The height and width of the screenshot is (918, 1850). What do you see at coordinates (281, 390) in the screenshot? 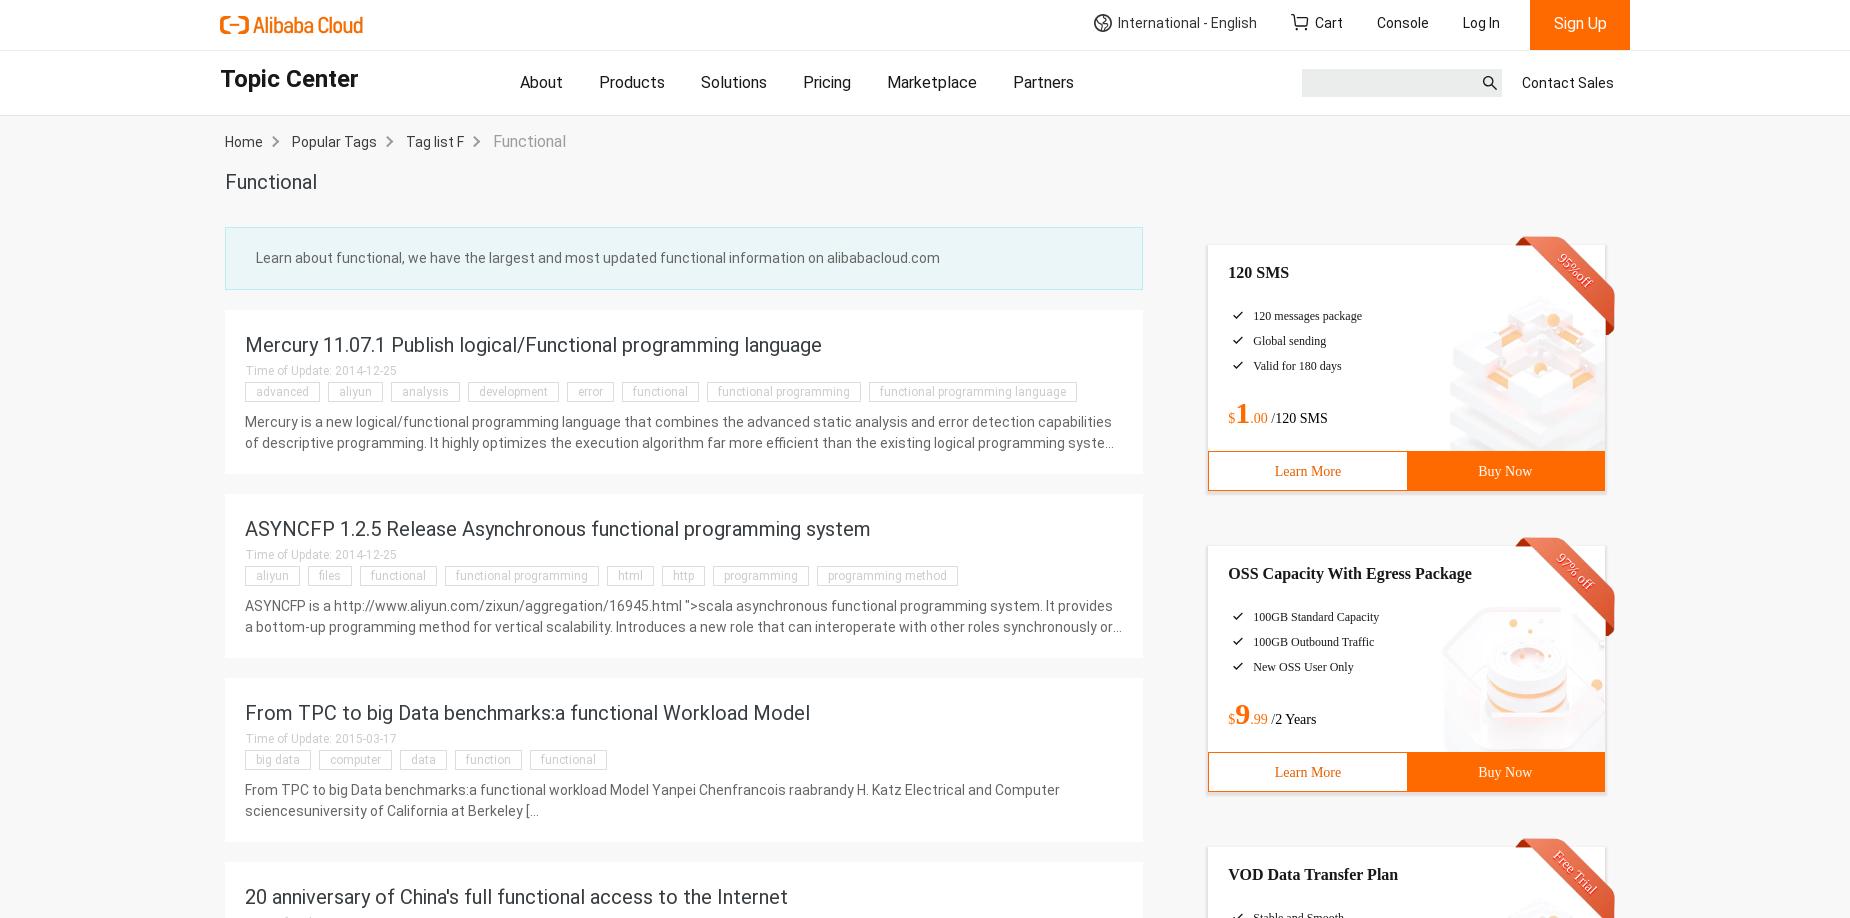
I see `'advanced'` at bounding box center [281, 390].